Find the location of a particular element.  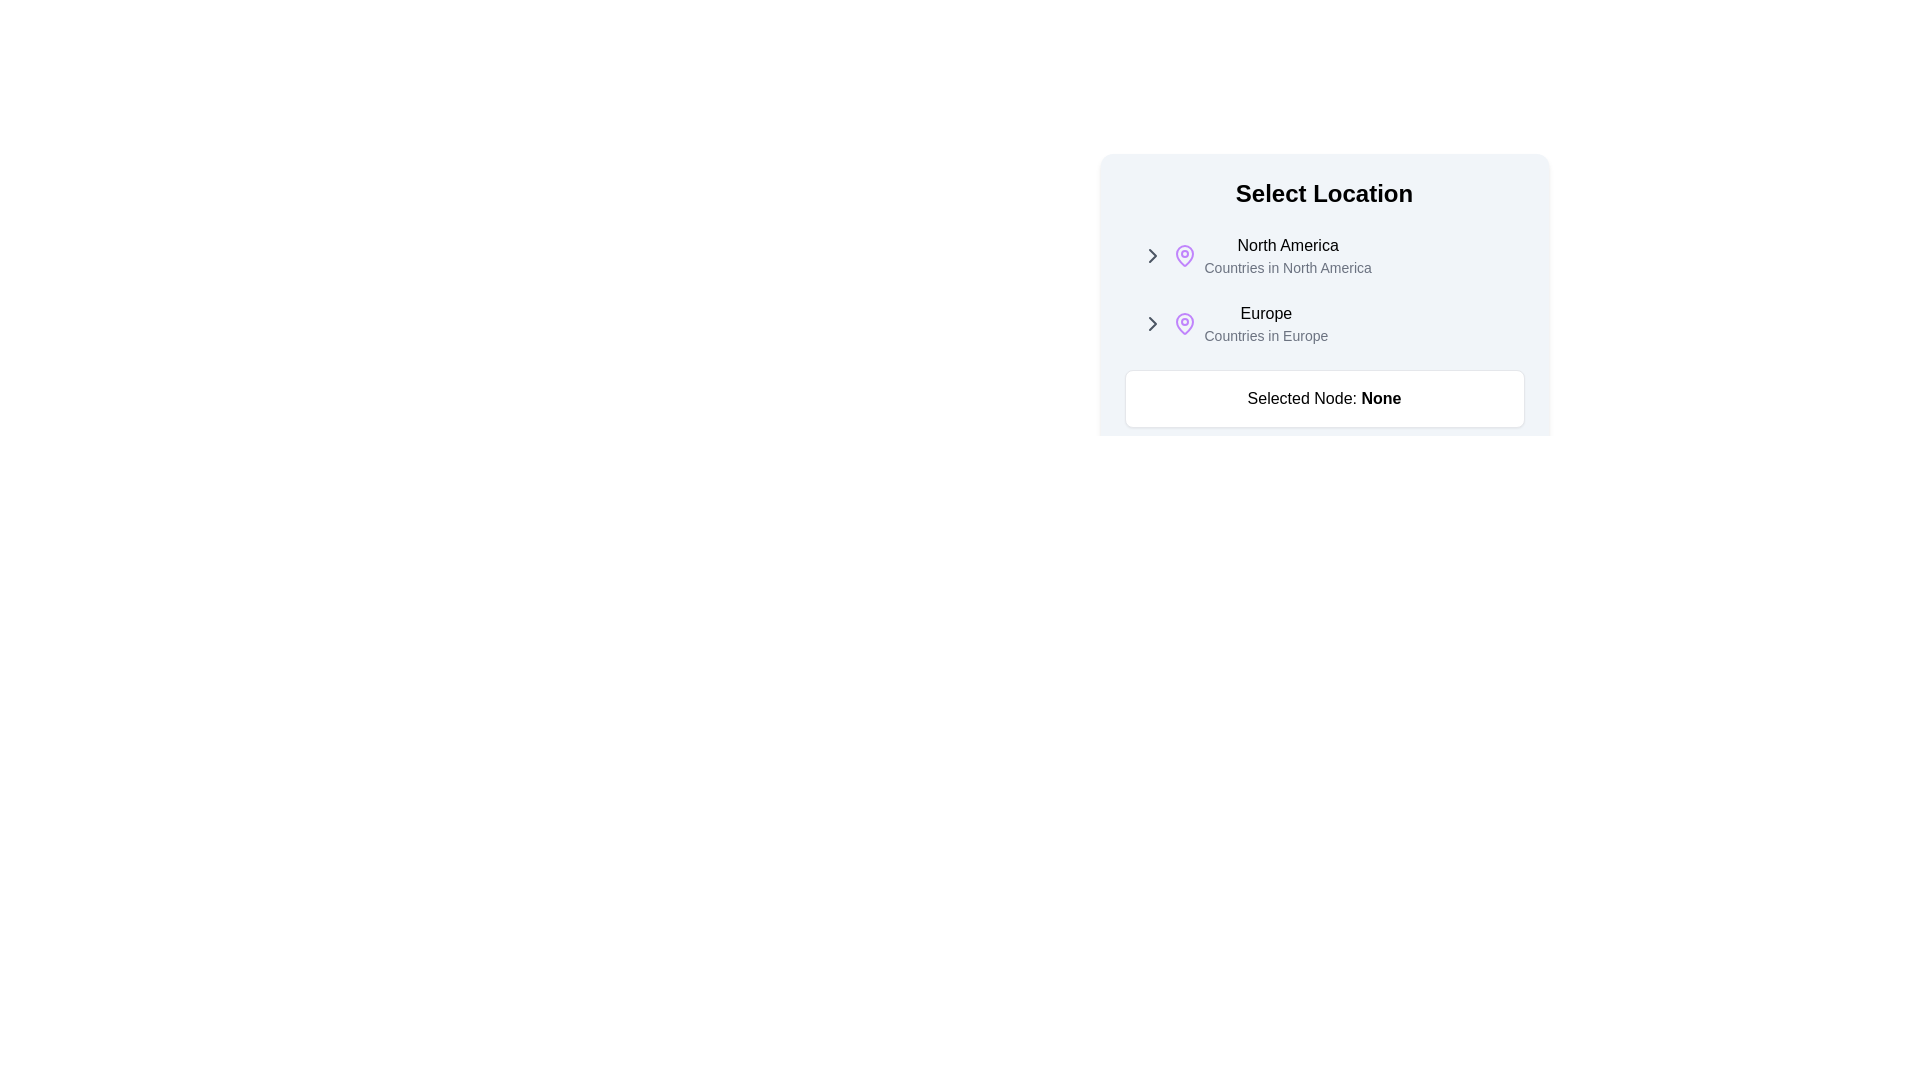

the text block indicating the region 'Europe', located in the right section of the interface under 'Select Location', as the second item below 'North America' is located at coordinates (1265, 323).